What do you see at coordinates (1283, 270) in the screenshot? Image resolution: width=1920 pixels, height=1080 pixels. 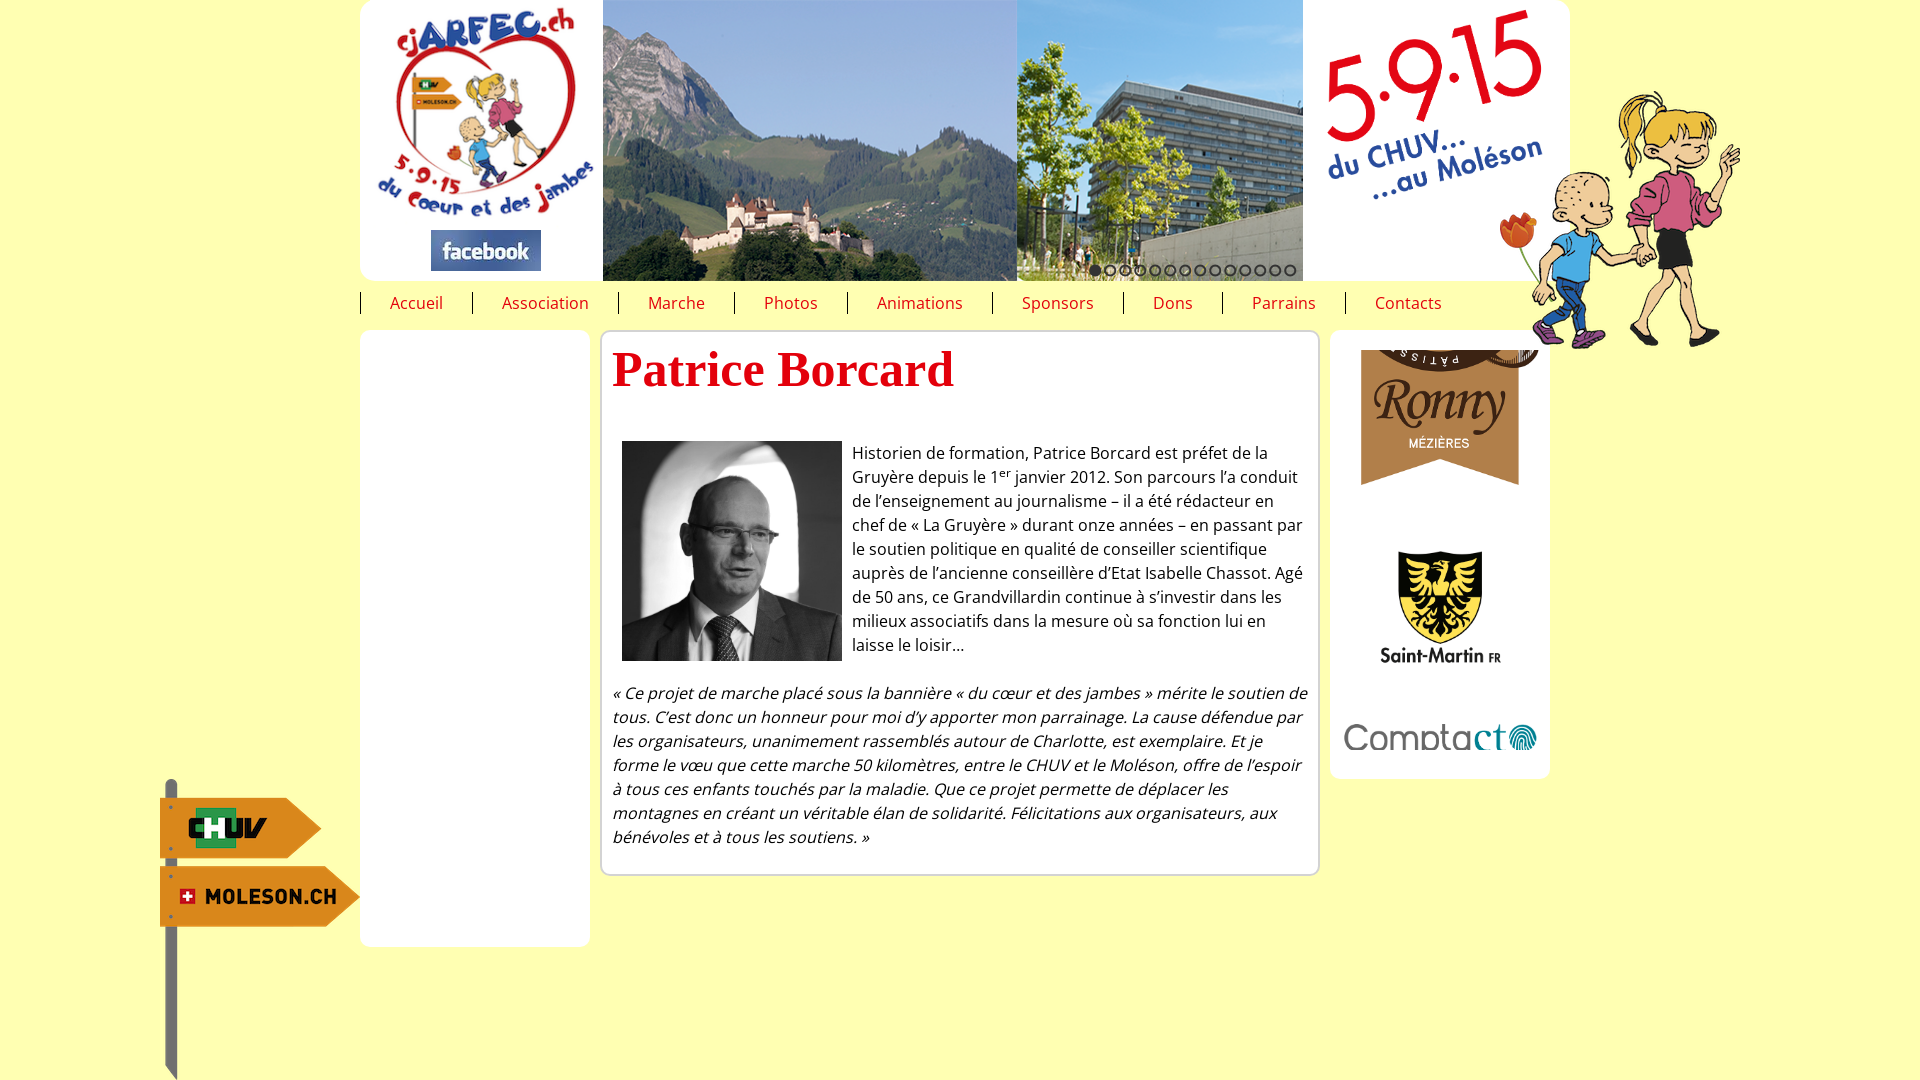 I see `'14'` at bounding box center [1283, 270].